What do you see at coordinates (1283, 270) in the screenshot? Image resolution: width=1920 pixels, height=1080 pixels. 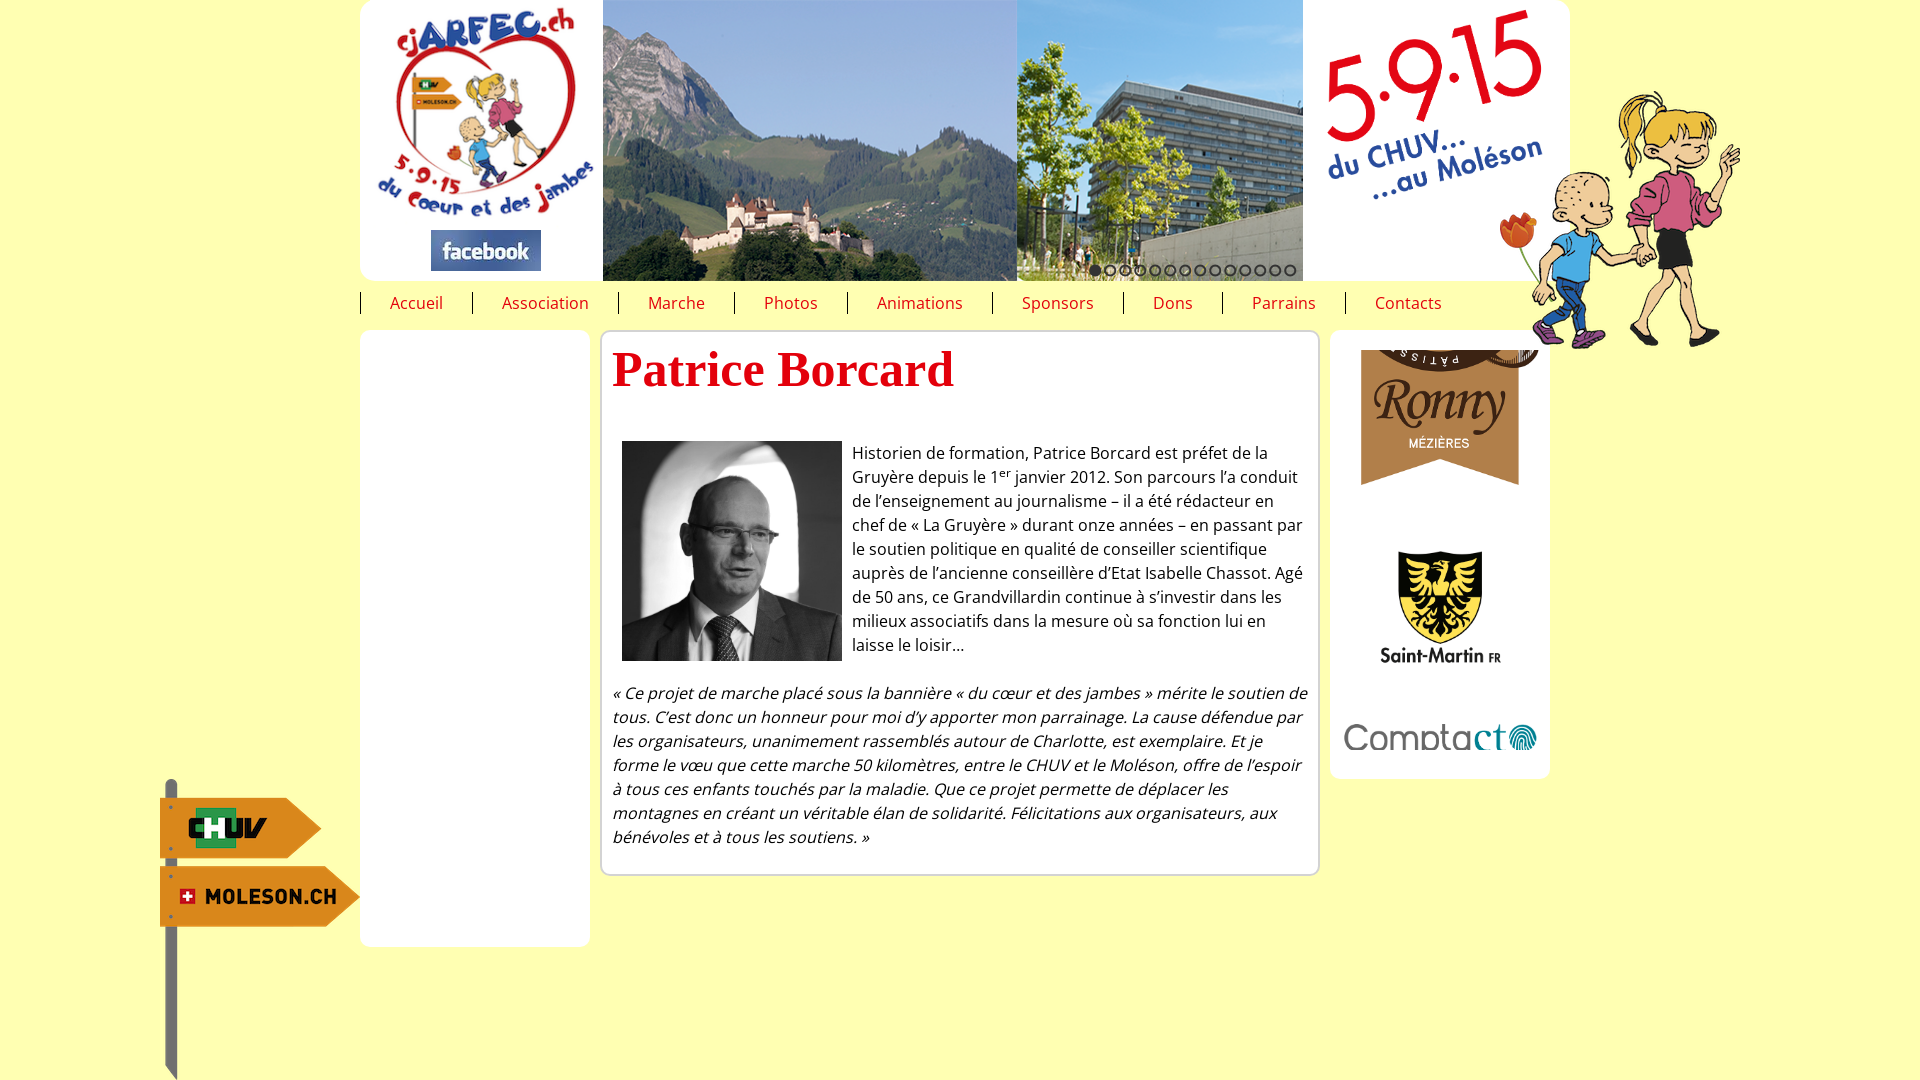 I see `'14'` at bounding box center [1283, 270].